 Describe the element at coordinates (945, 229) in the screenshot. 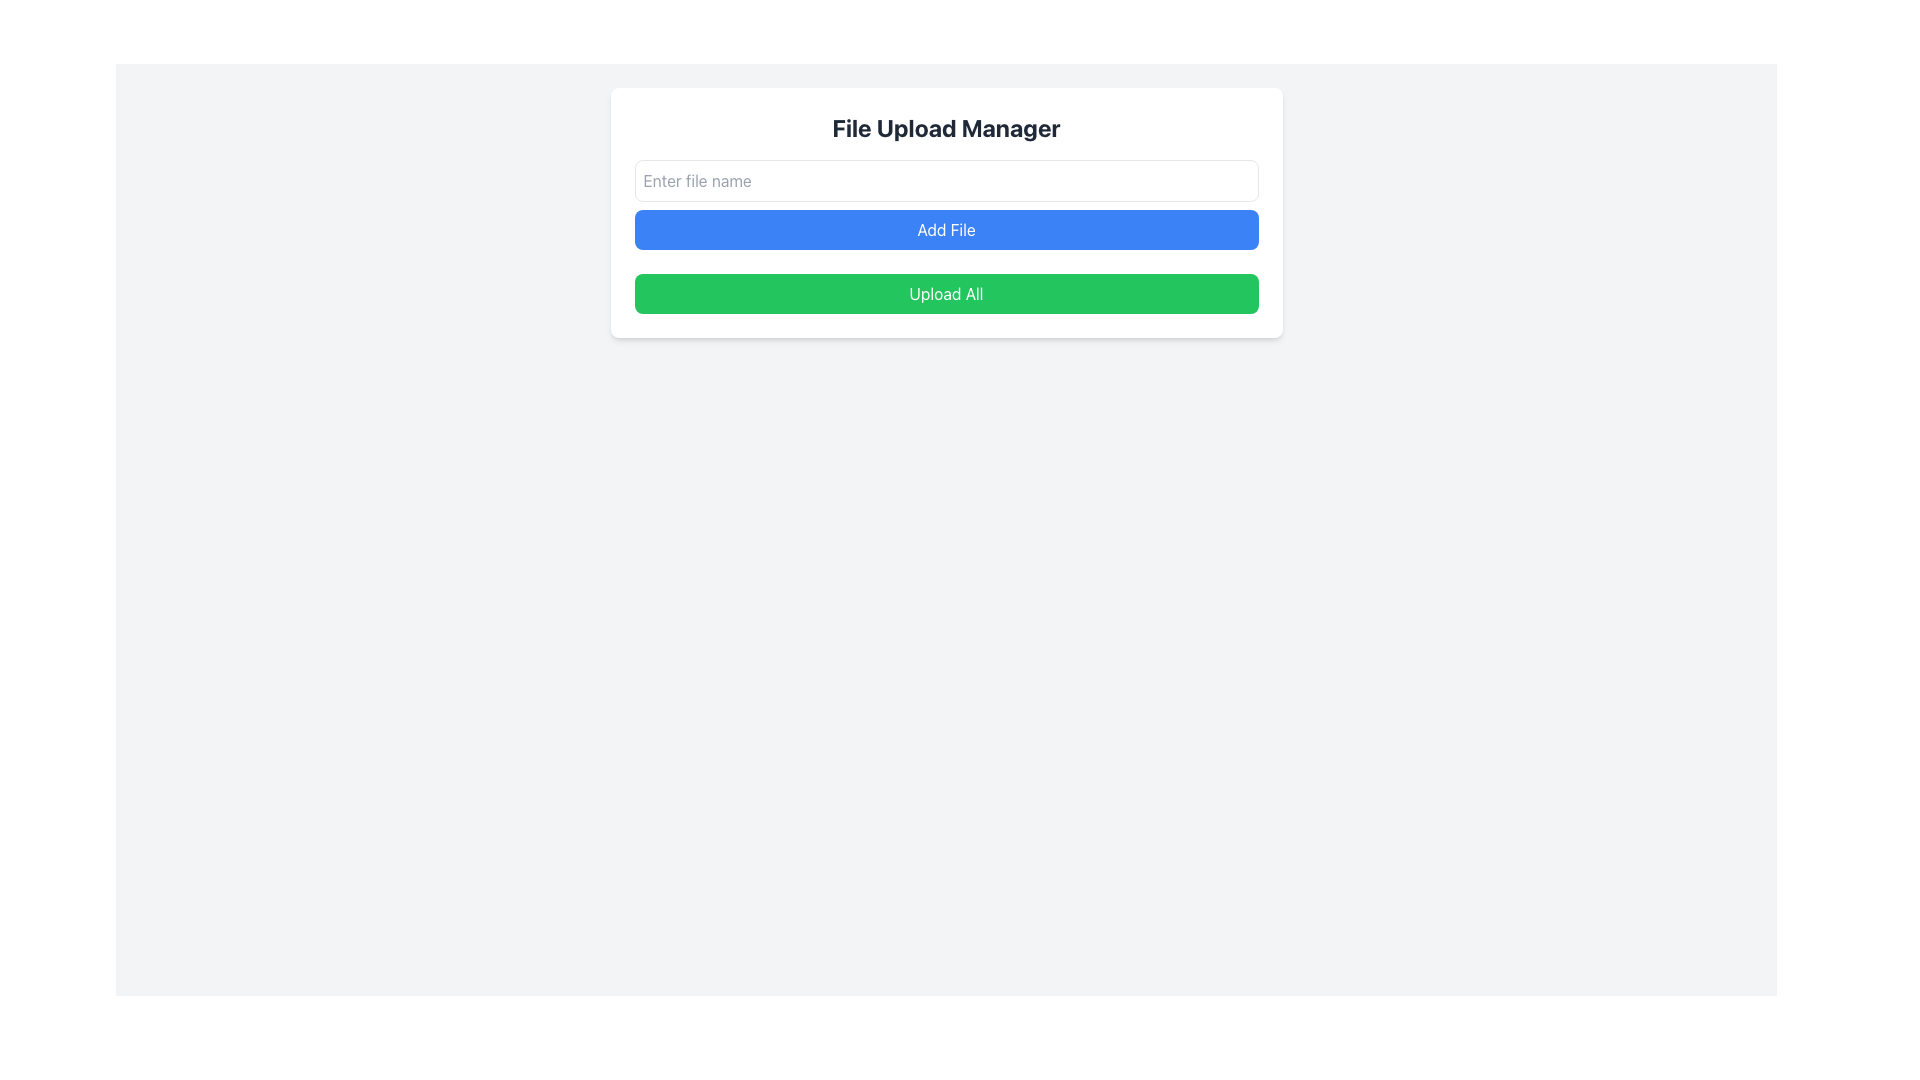

I see `the 'Add Files' button located centrally in the file upload form to observe the background color change` at that location.